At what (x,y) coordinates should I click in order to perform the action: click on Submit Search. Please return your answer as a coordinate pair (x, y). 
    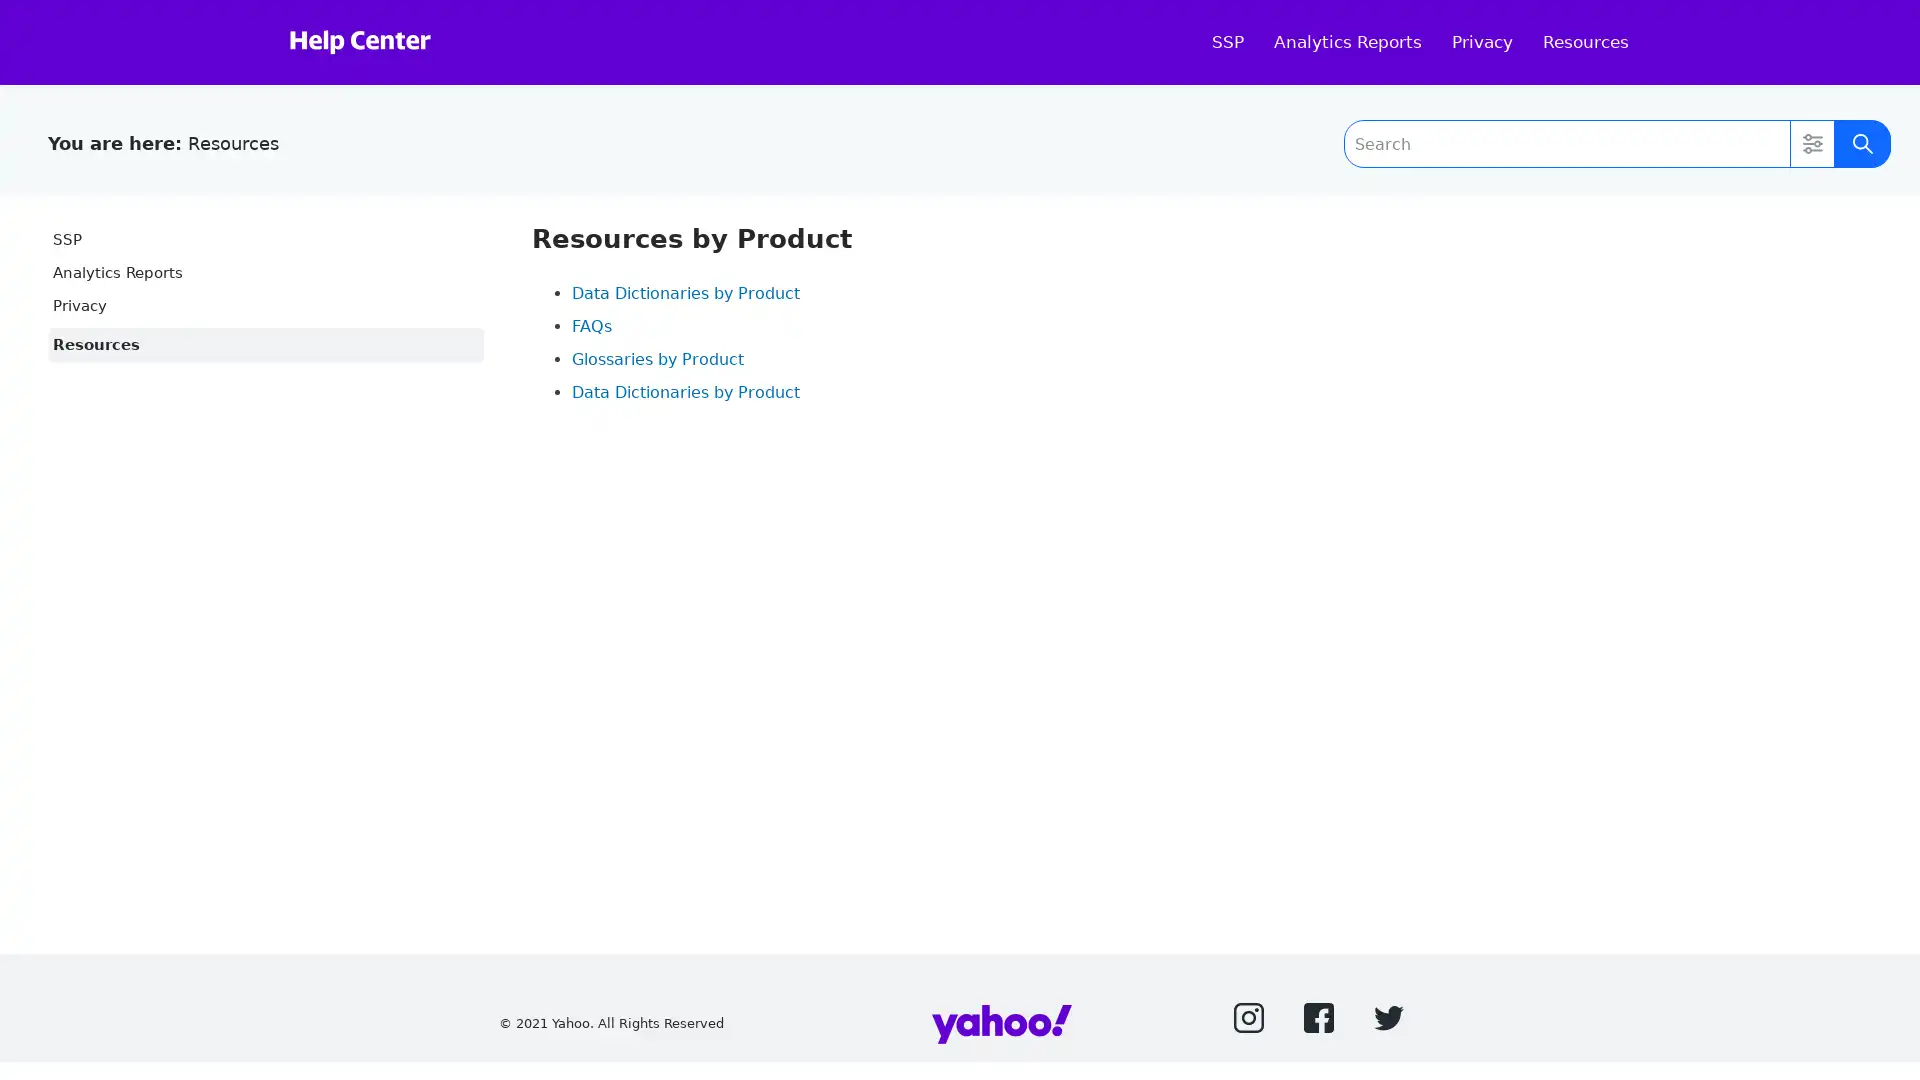
    Looking at the image, I should click on (1861, 142).